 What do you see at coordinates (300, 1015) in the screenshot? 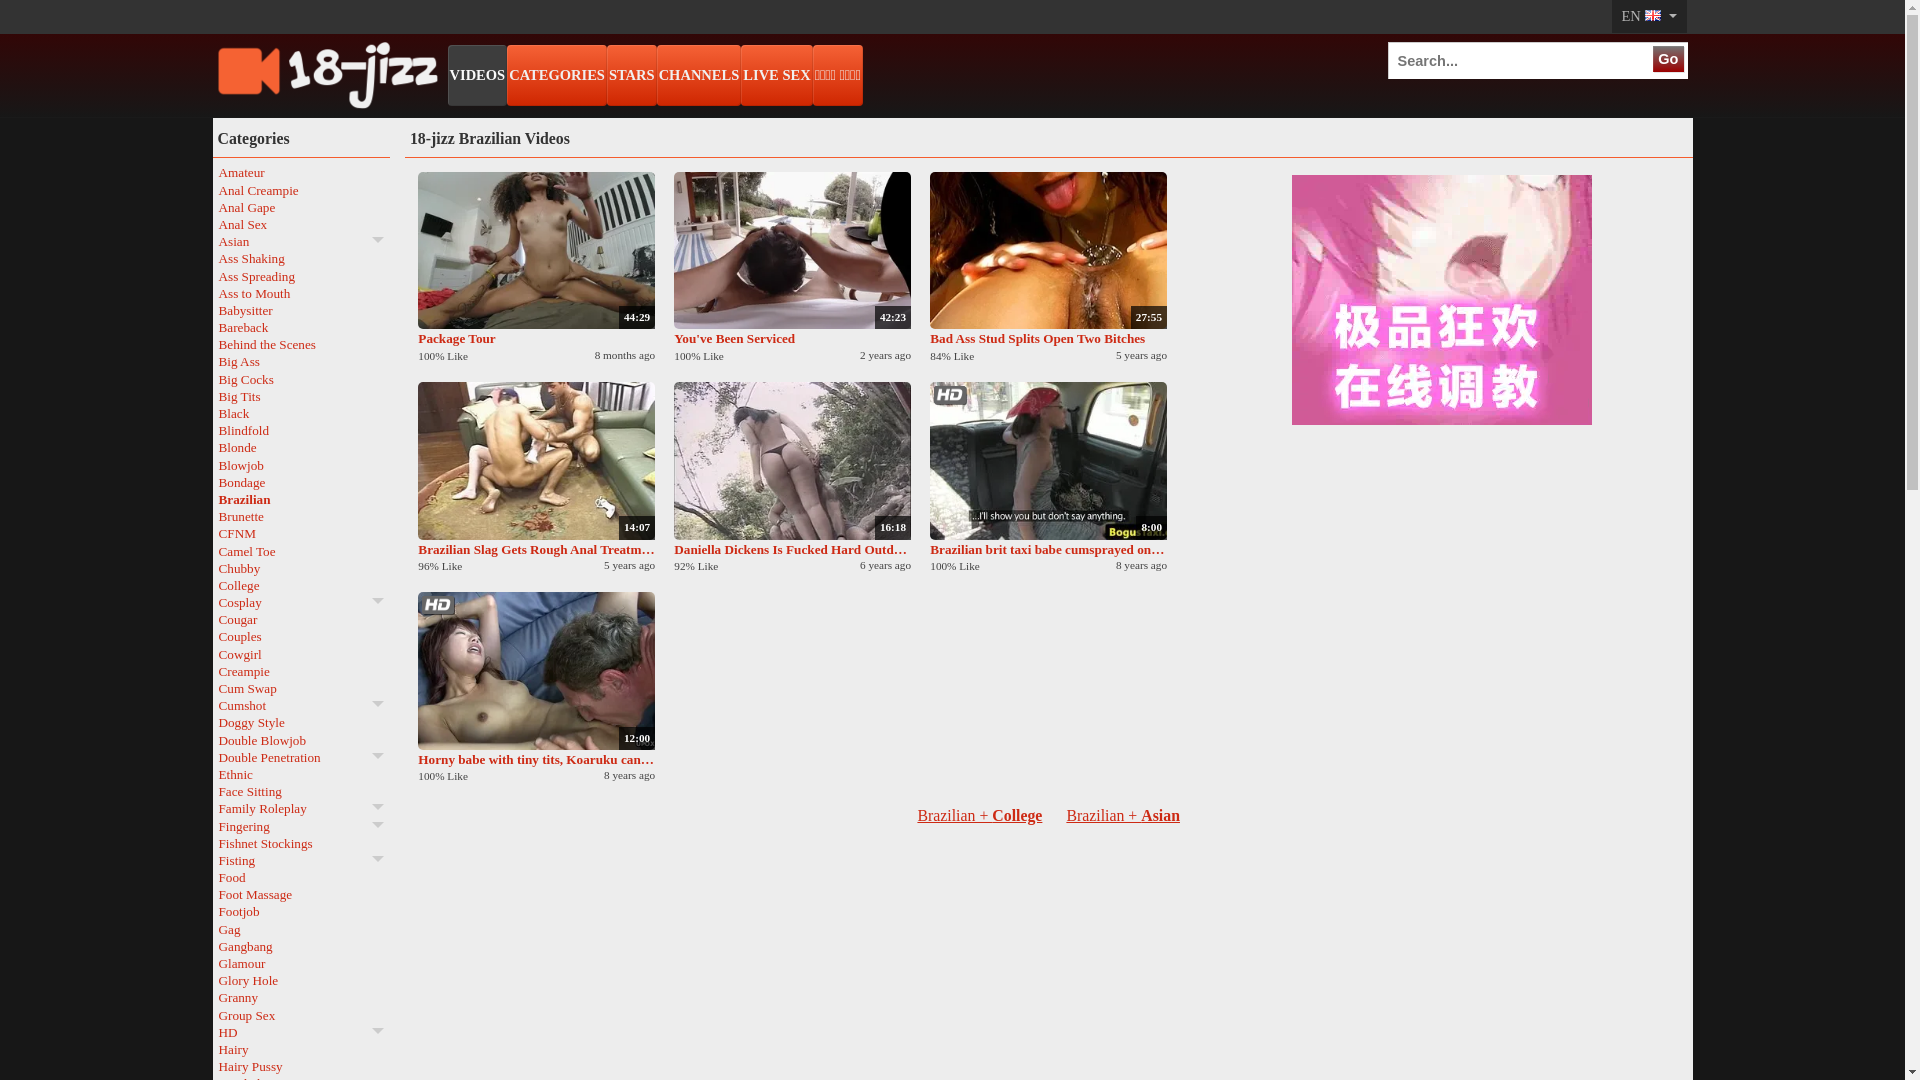
I see `'Group Sex'` at bounding box center [300, 1015].